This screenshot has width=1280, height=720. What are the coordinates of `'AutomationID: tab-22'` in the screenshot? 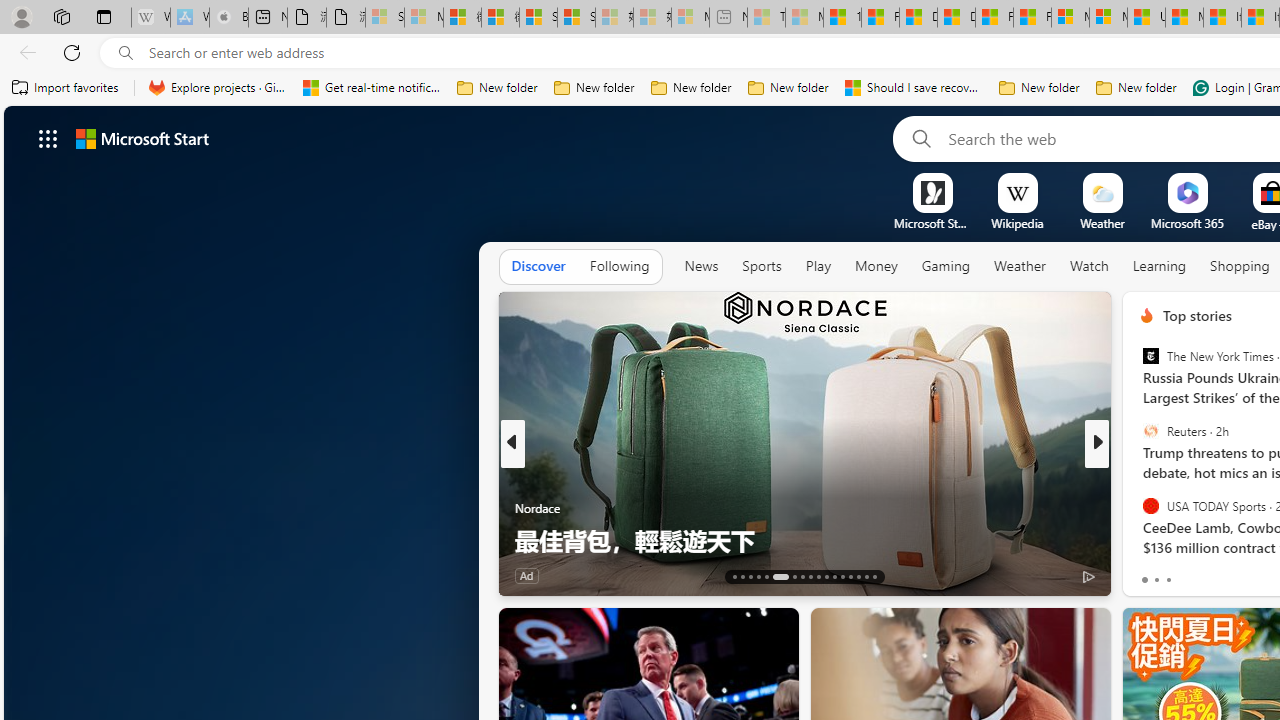 It's located at (818, 577).